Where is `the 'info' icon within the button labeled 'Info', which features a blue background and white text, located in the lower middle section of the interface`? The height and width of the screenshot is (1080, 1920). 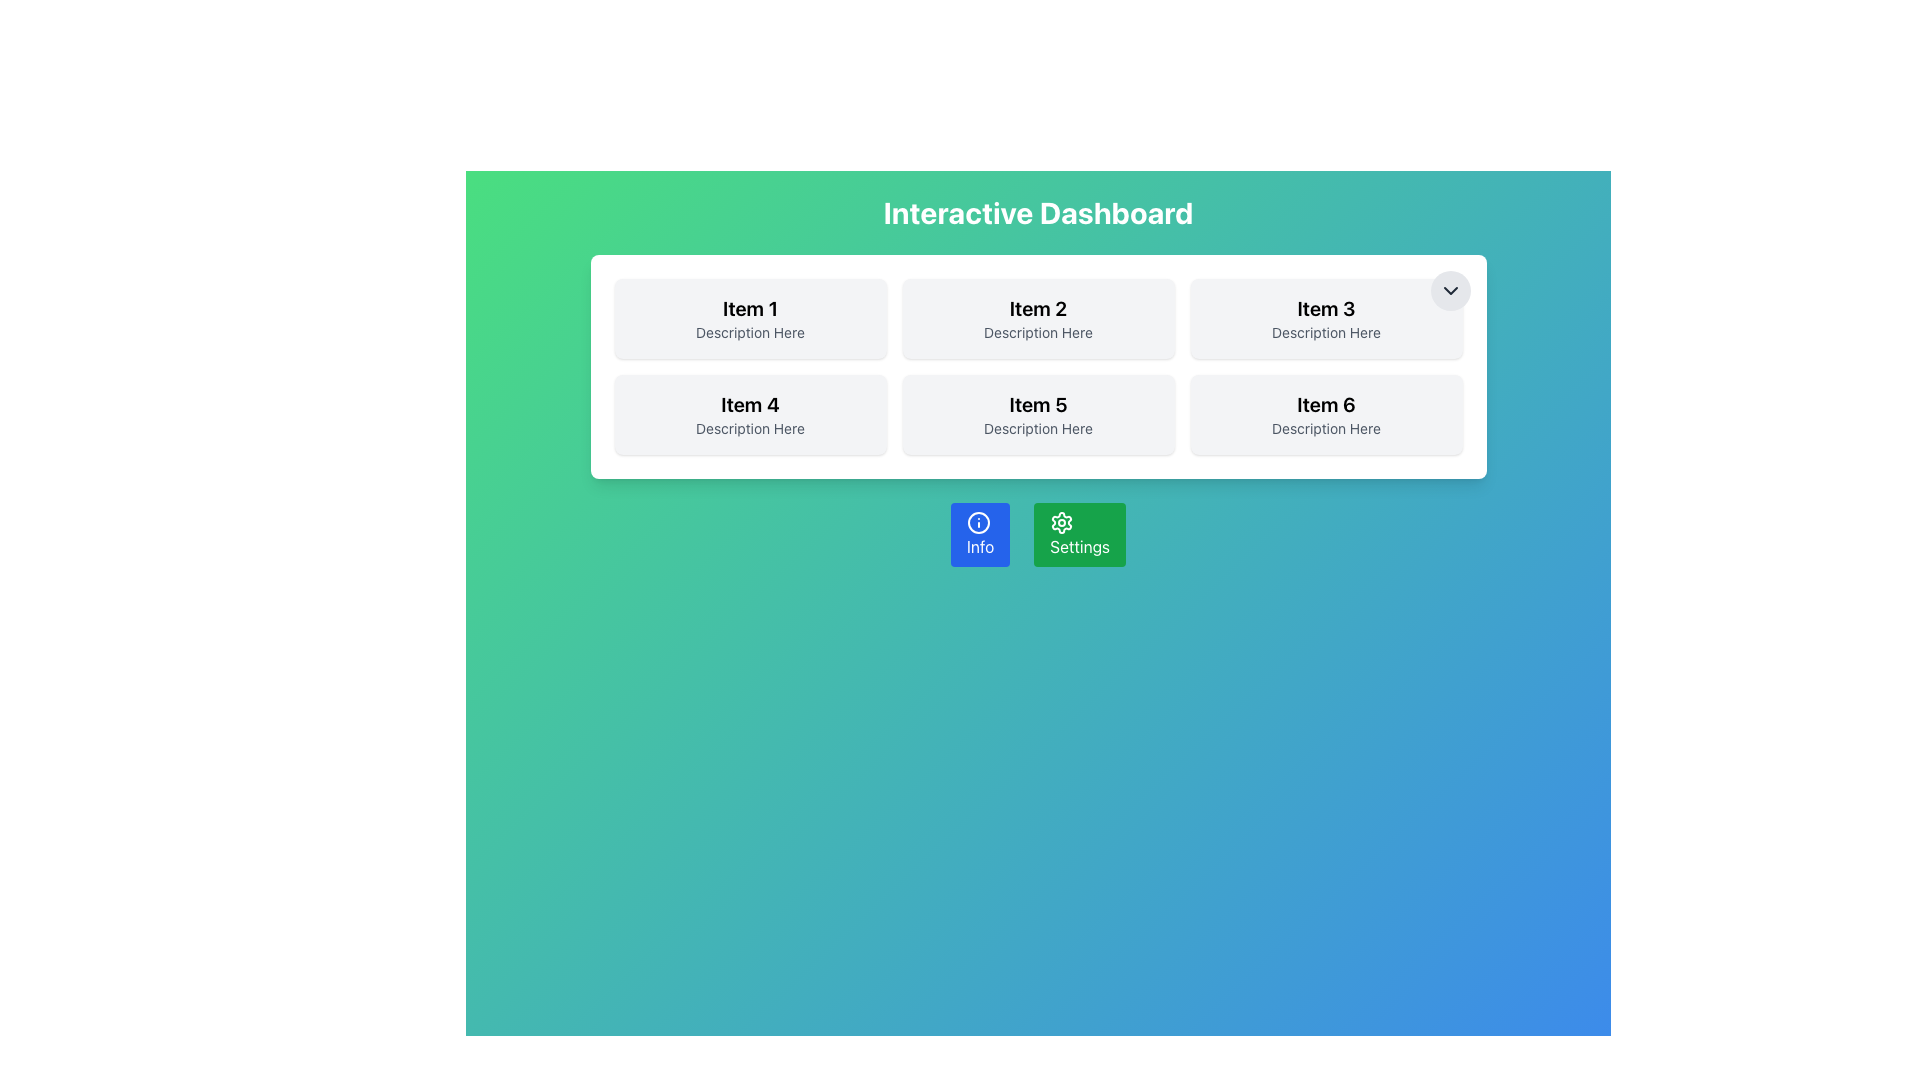 the 'info' icon within the button labeled 'Info', which features a blue background and white text, located in the lower middle section of the interface is located at coordinates (979, 522).